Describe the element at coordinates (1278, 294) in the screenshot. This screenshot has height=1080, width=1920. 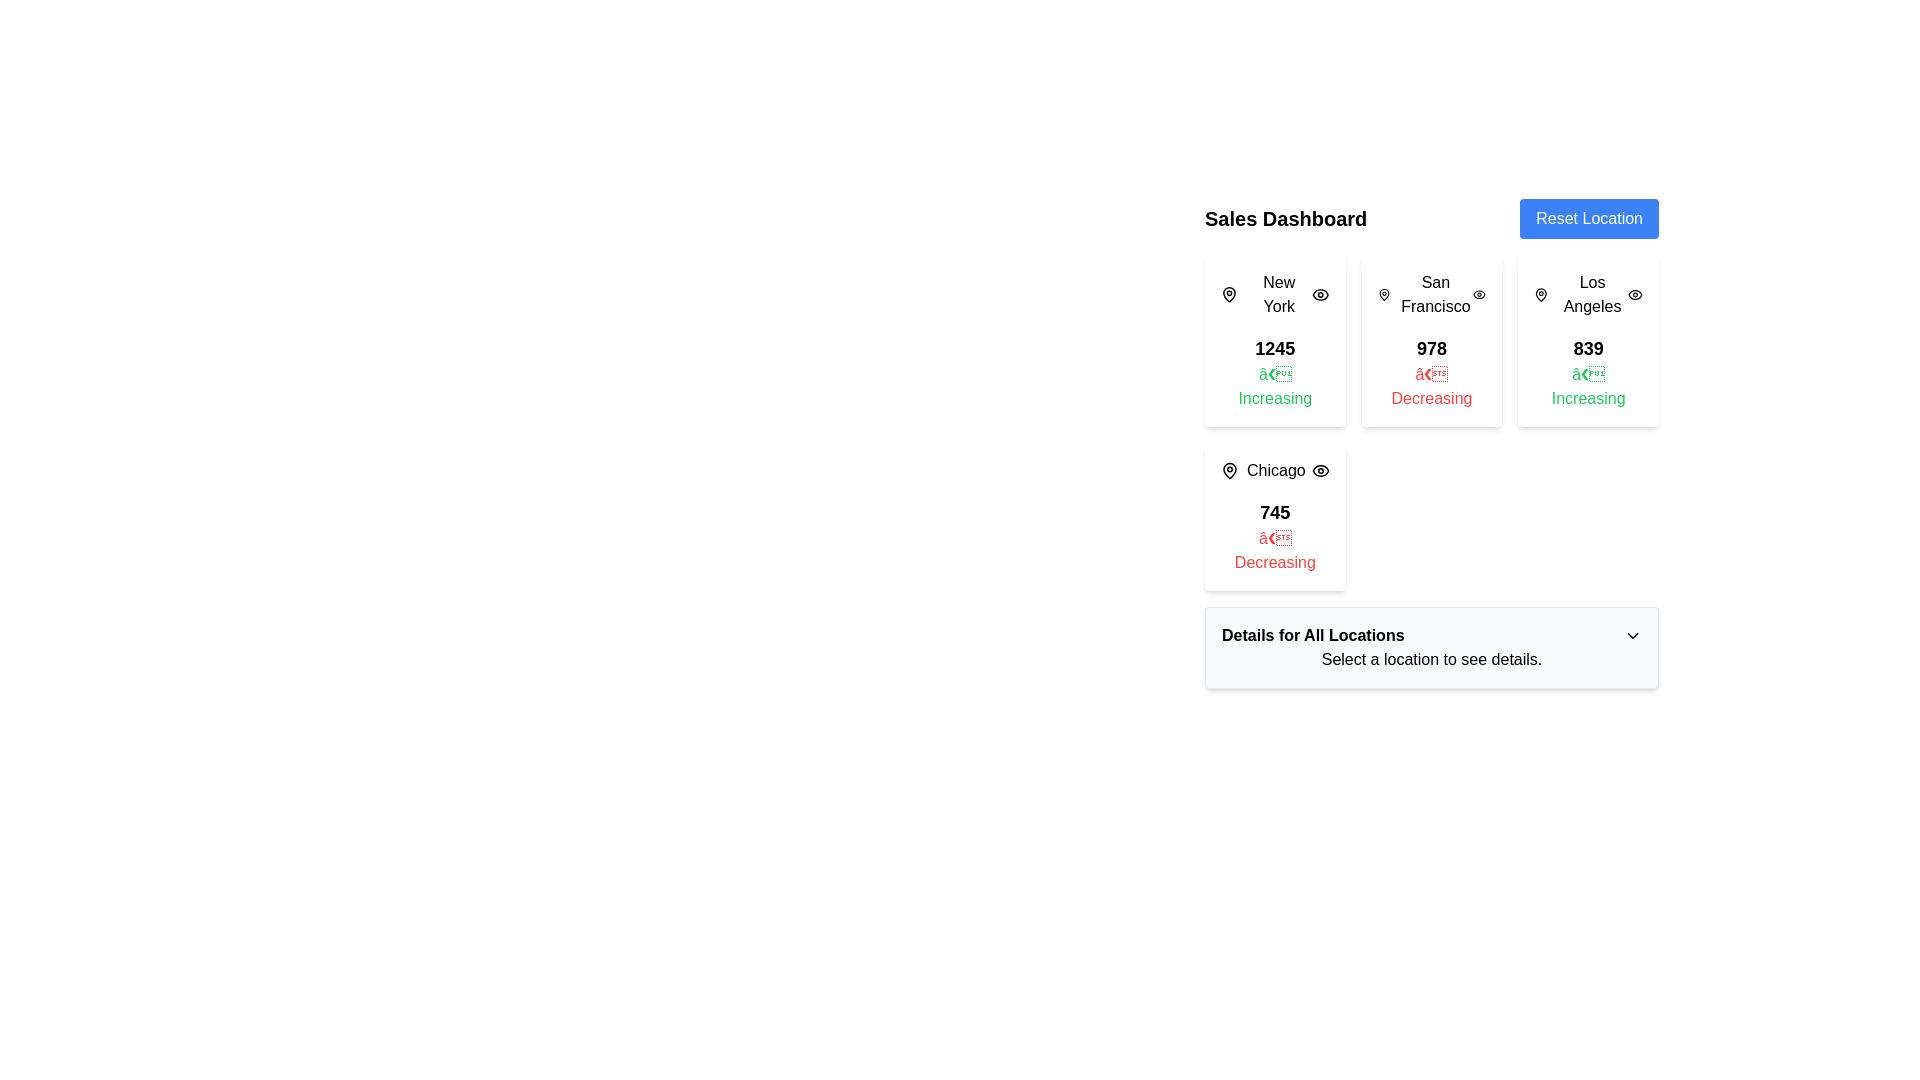
I see `the 'New York' text label element which is displayed in bold within the leftmost card component, positioned above the numeric value '1245' and the status 'Increasing'` at that location.